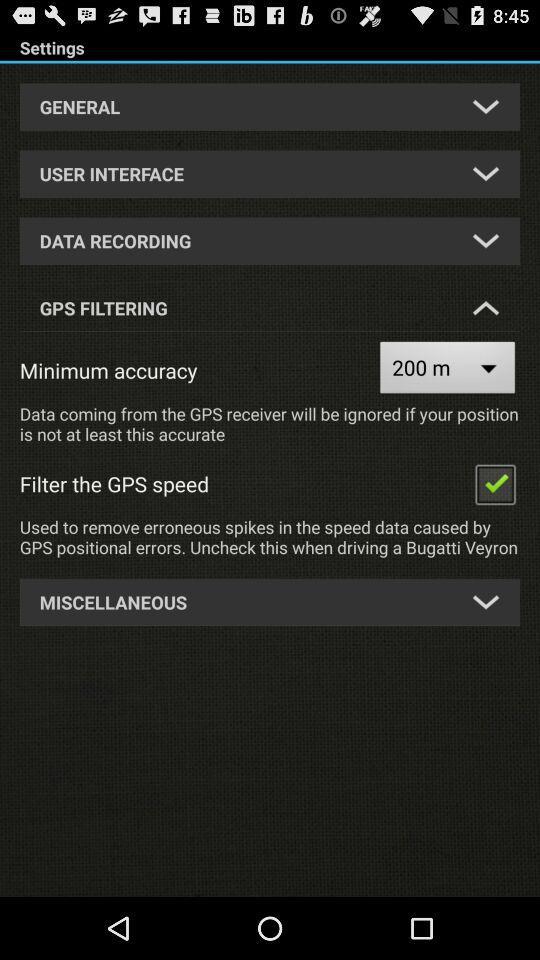 The width and height of the screenshot is (540, 960). What do you see at coordinates (494, 482) in the screenshot?
I see `filter the gps speed option` at bounding box center [494, 482].